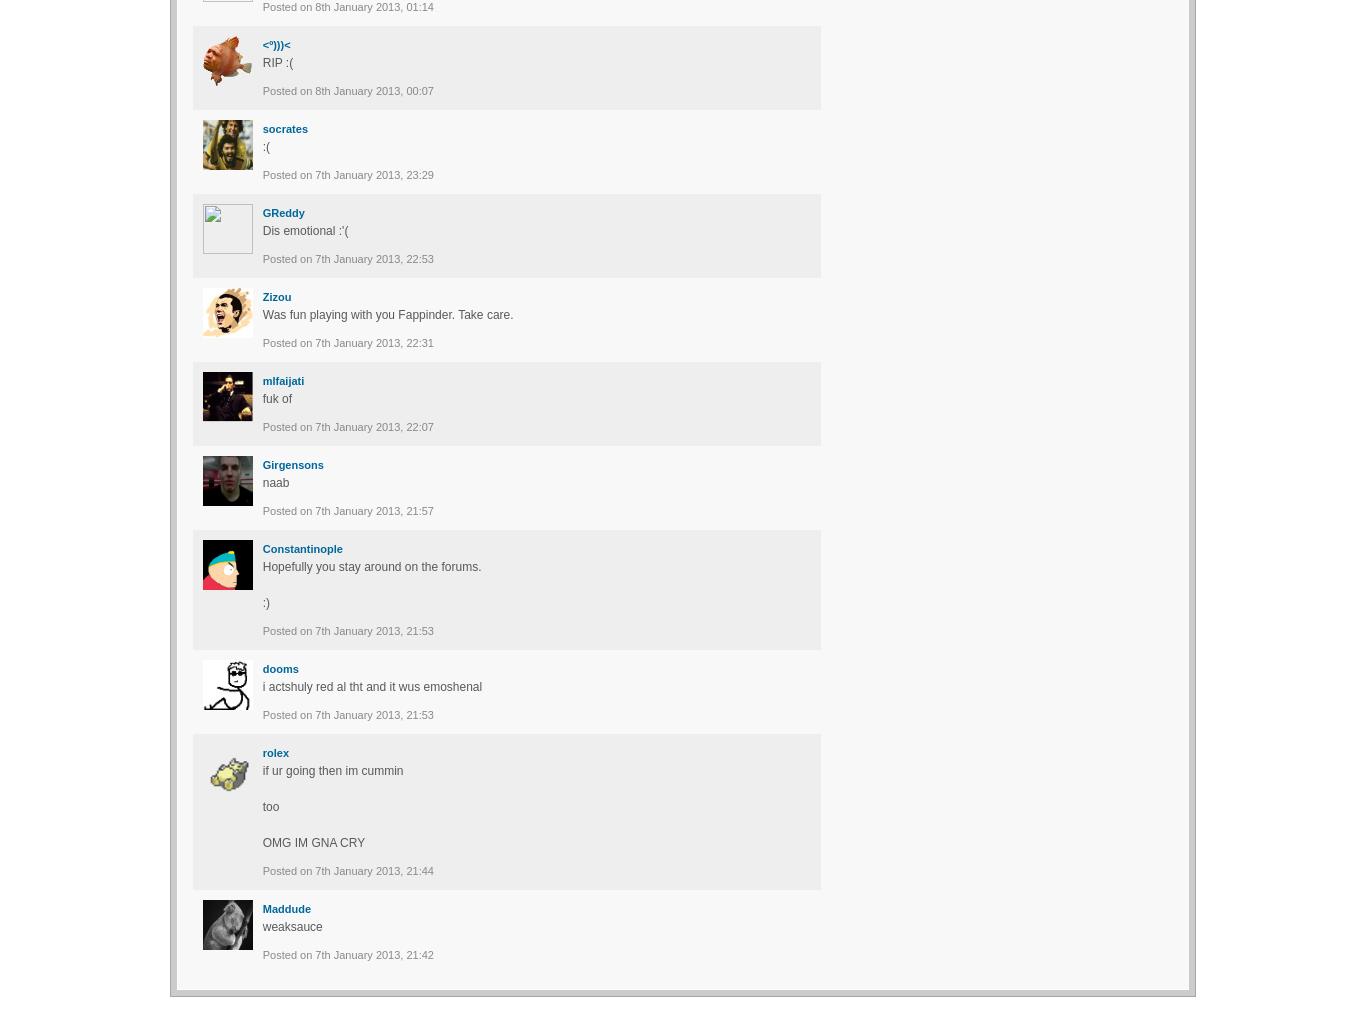 This screenshot has width=1366, height=1017. What do you see at coordinates (275, 481) in the screenshot?
I see `'naab'` at bounding box center [275, 481].